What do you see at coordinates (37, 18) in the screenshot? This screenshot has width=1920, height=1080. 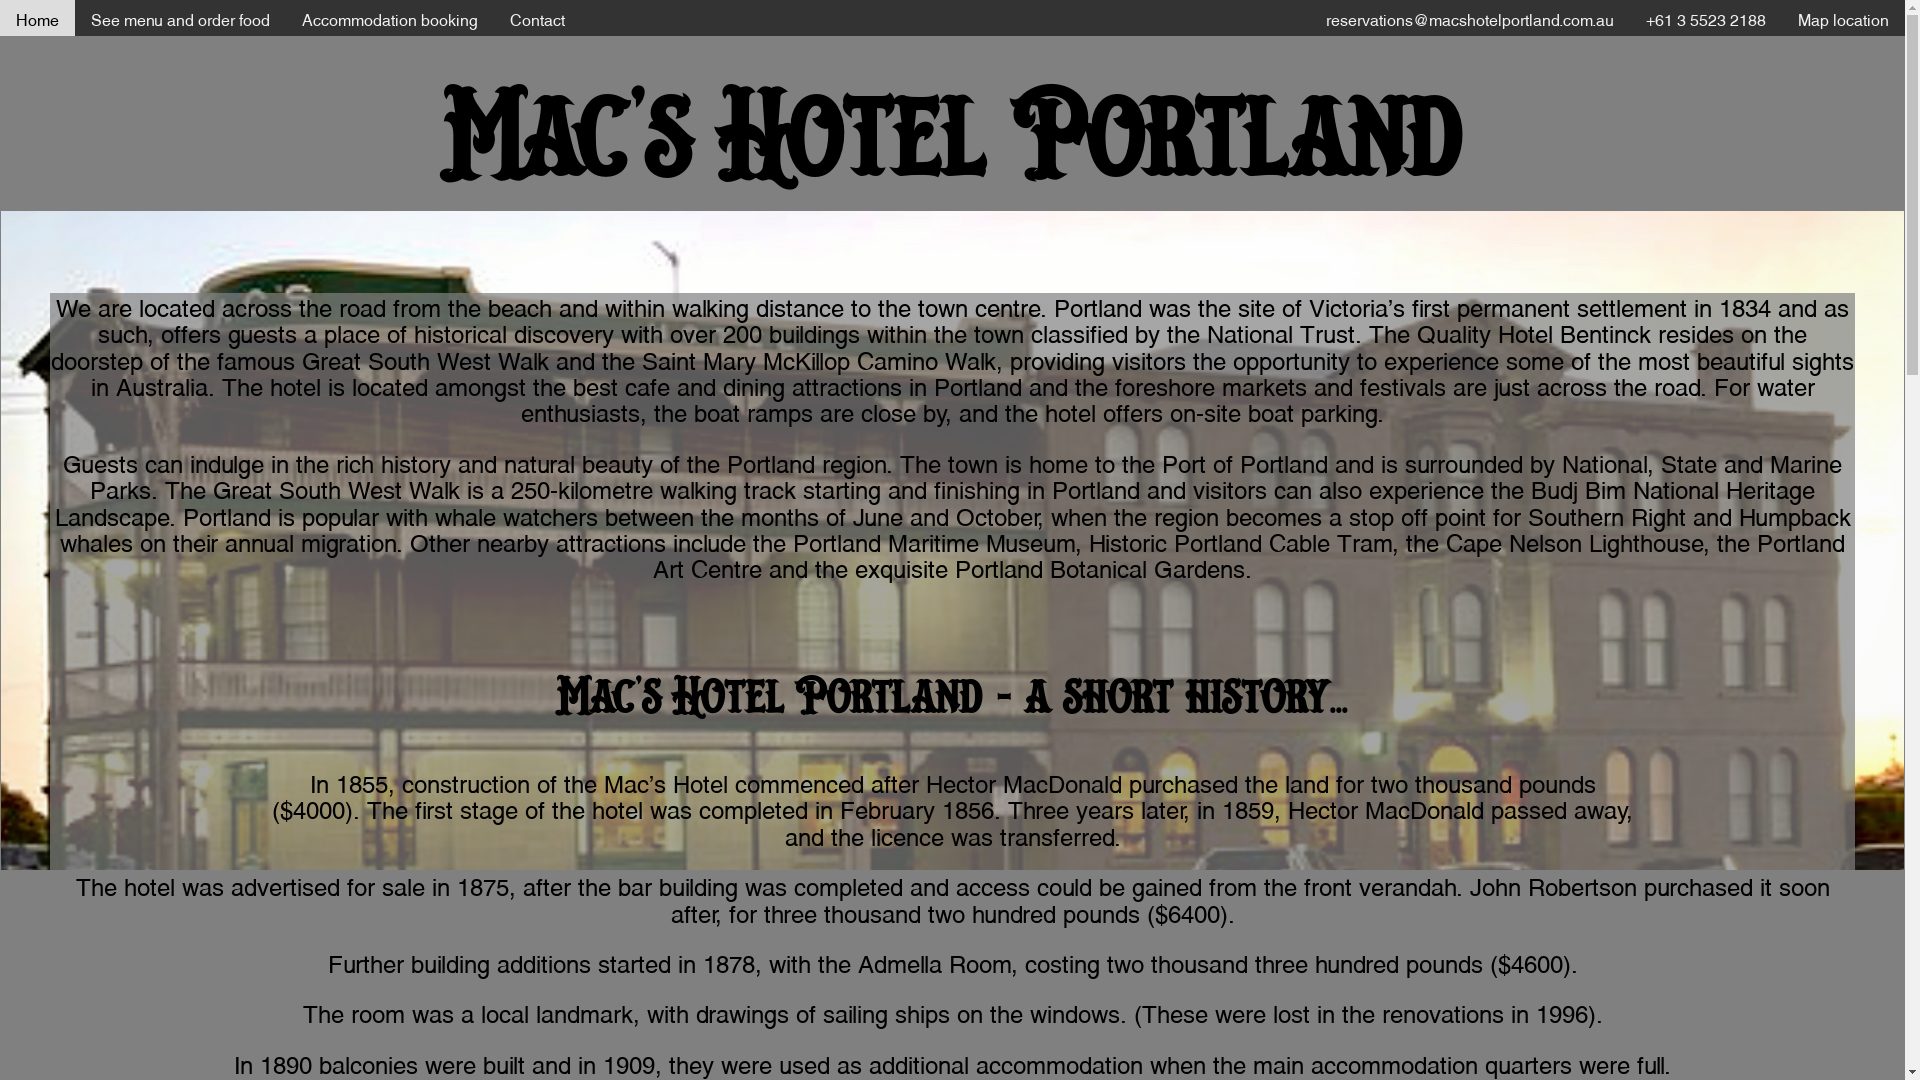 I see `'Home'` at bounding box center [37, 18].